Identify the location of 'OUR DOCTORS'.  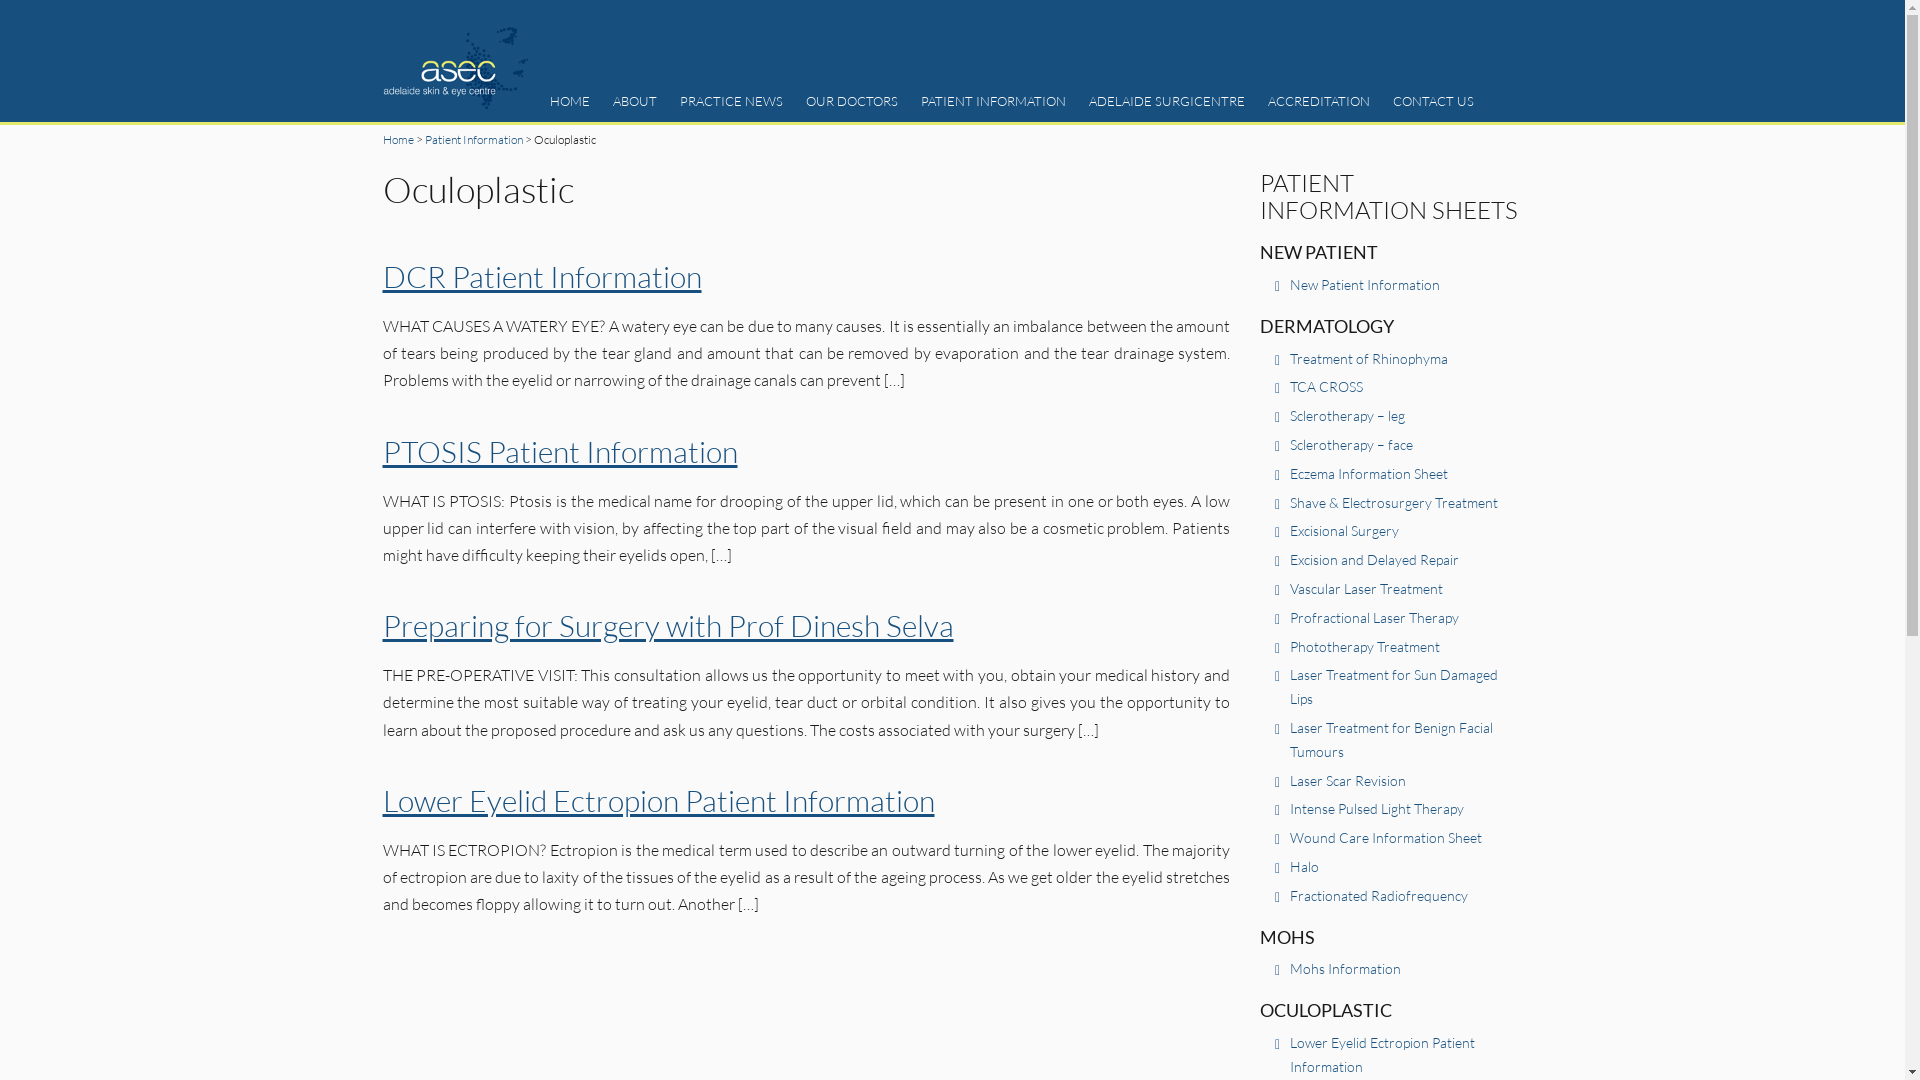
(851, 100).